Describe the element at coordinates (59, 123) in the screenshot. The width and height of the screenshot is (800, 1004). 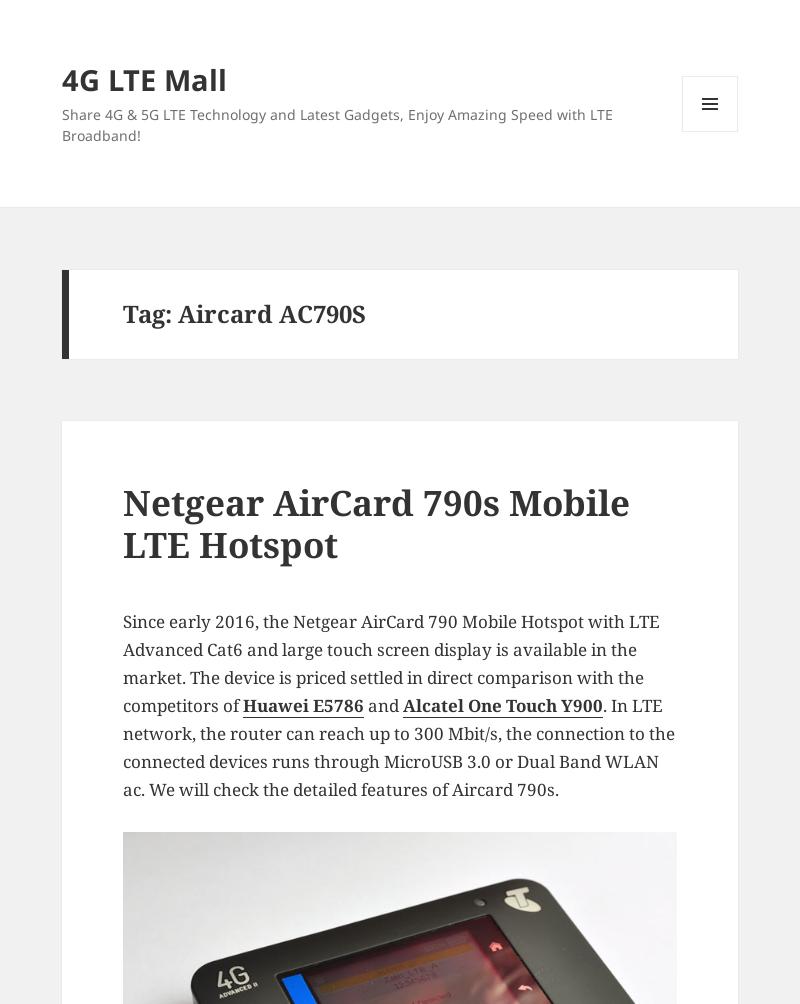
I see `'Share 4G & 5G LTE Technology and Latest Gadgets, Enjoy Amazing Speed with LTE Broadband!'` at that location.